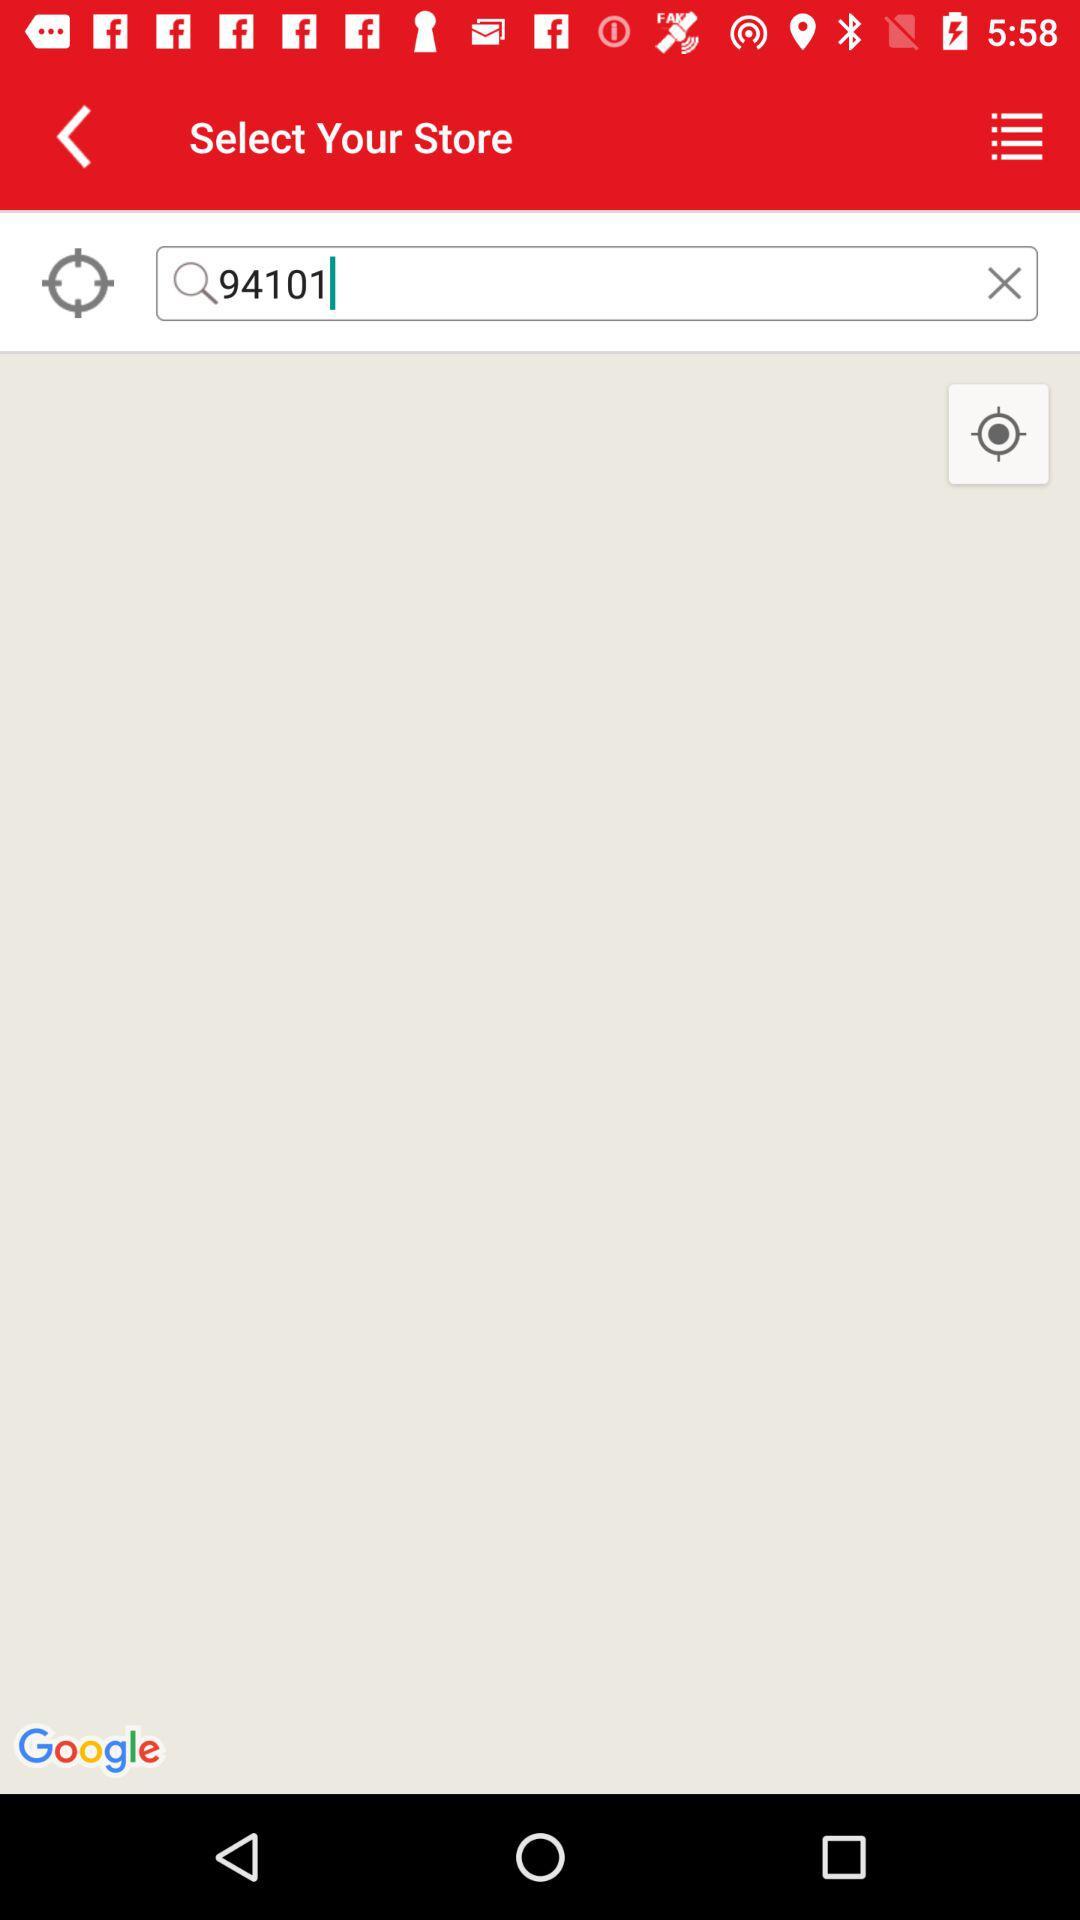 This screenshot has width=1080, height=1920. I want to click on the location_crosshair icon, so click(76, 282).